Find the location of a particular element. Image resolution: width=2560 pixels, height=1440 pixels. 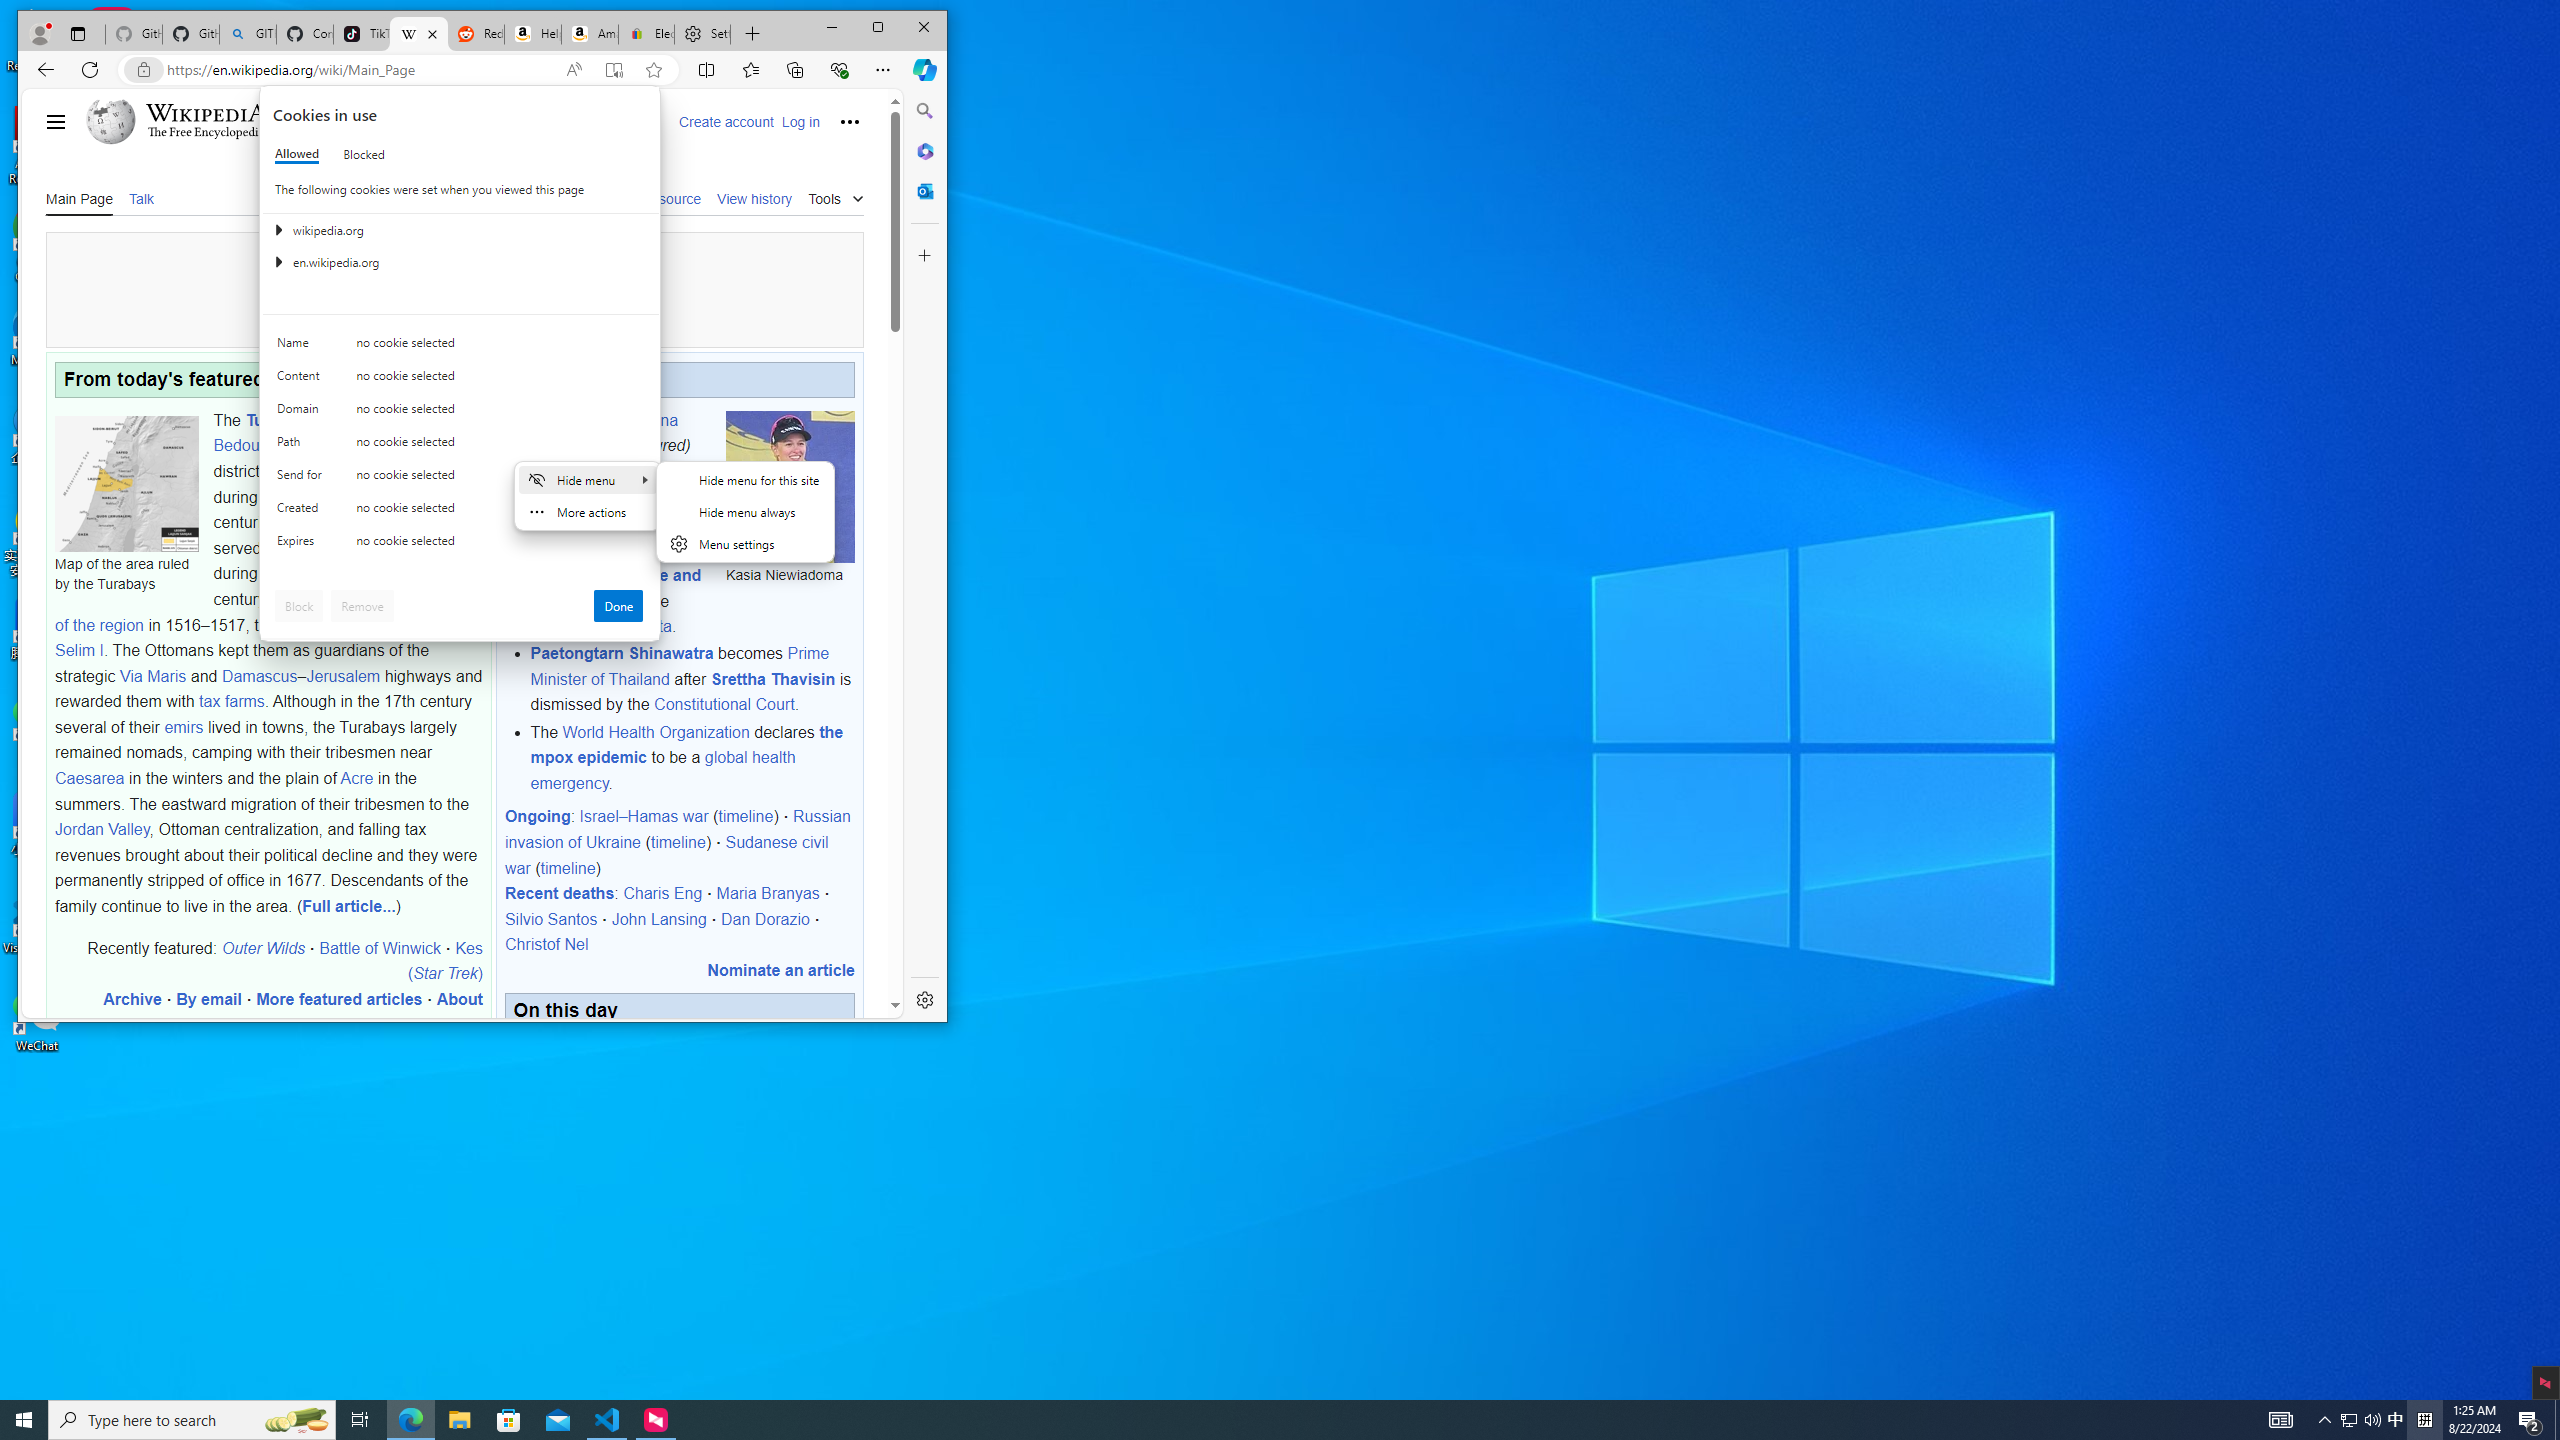

'Menu settings' is located at coordinates (745, 543).